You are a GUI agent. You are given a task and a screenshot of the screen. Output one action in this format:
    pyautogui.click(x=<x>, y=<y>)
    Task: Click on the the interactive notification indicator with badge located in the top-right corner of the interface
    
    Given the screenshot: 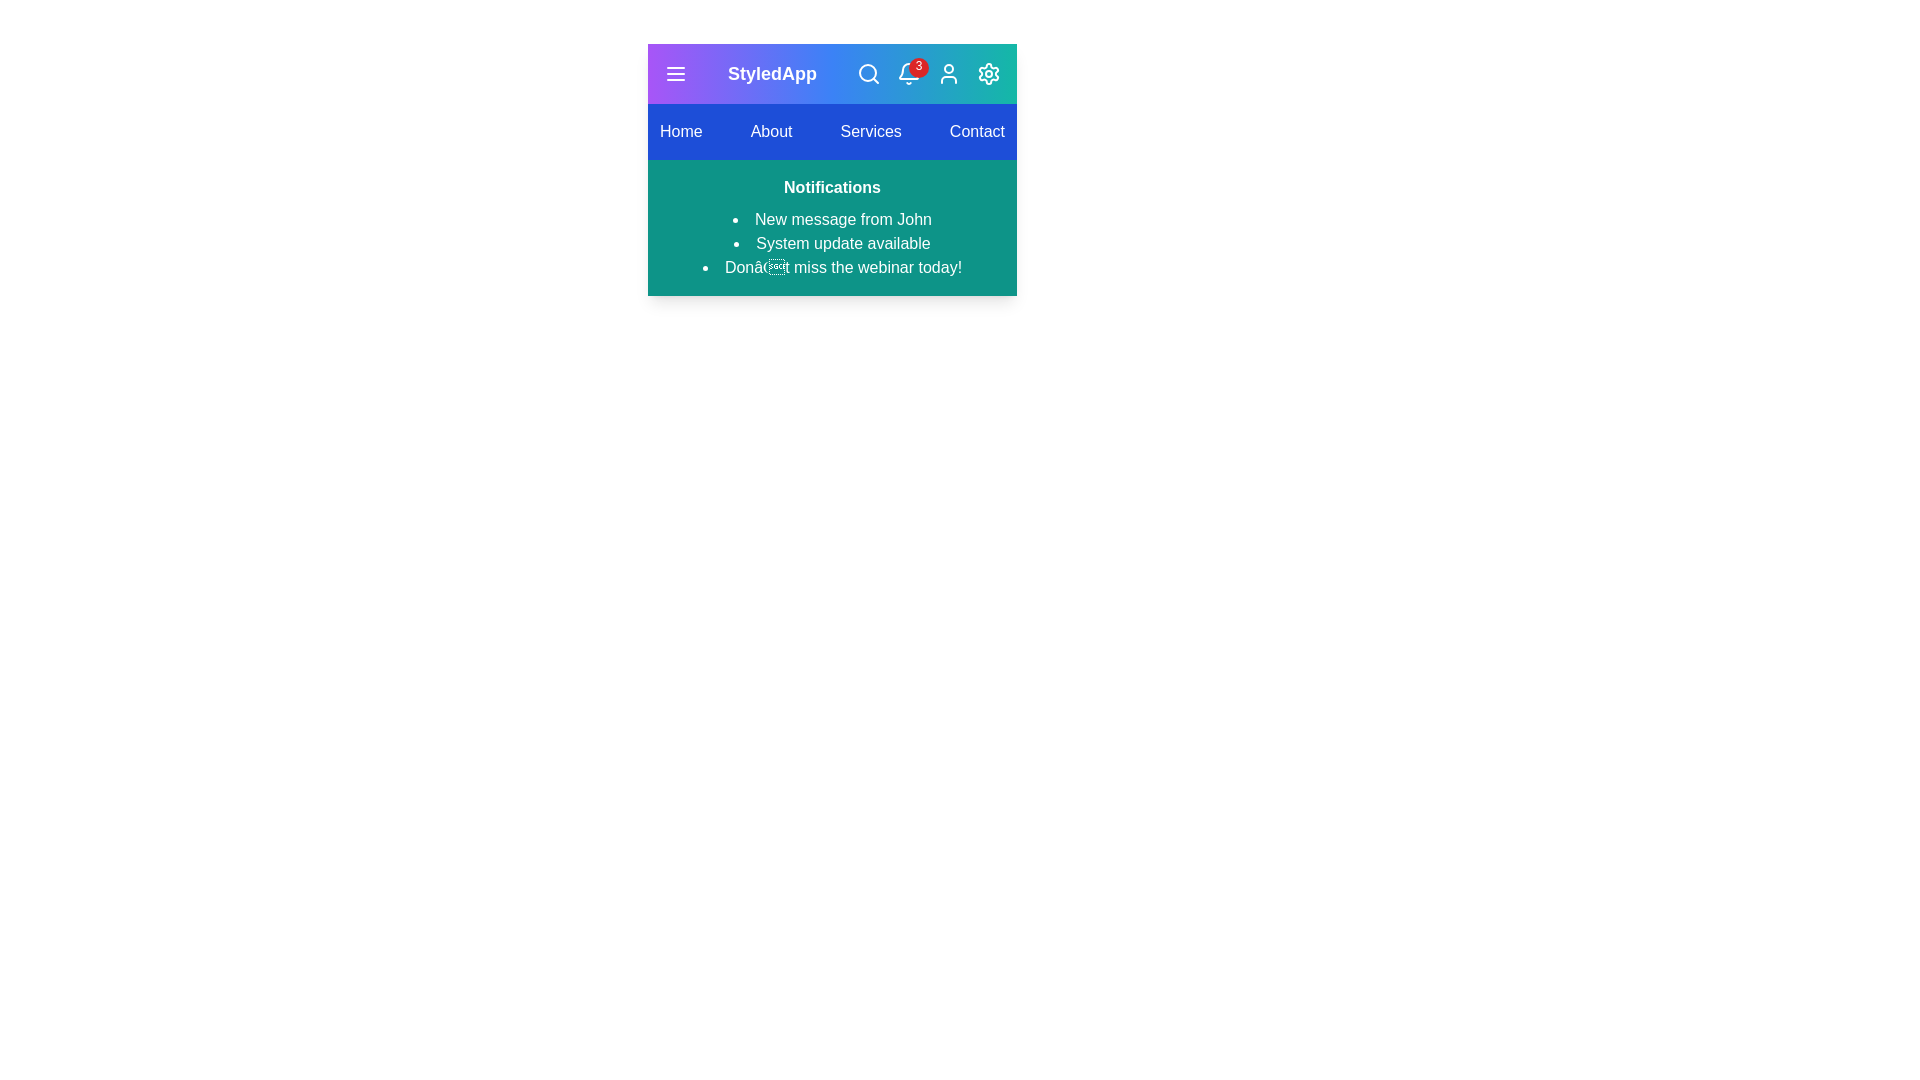 What is the action you would take?
    pyautogui.click(x=907, y=72)
    